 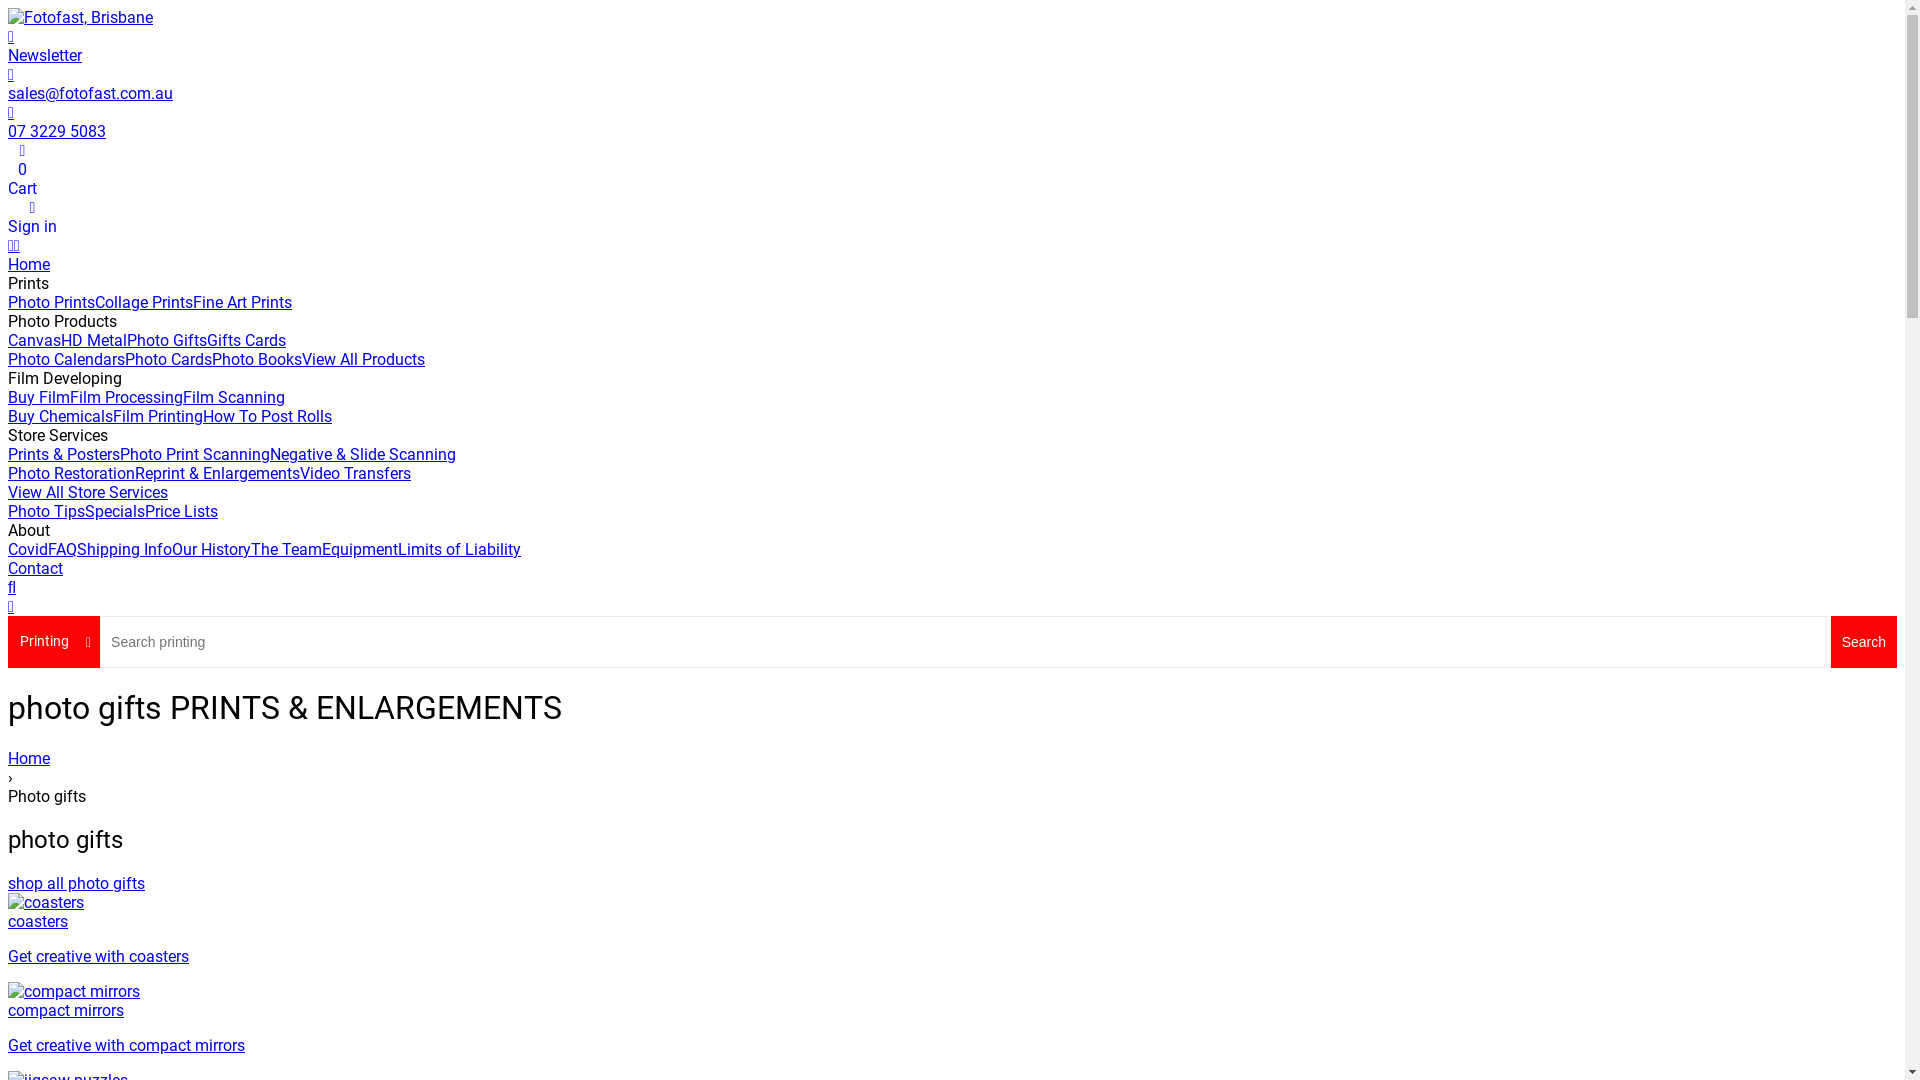 What do you see at coordinates (66, 358) in the screenshot?
I see `'Photo Calendars'` at bounding box center [66, 358].